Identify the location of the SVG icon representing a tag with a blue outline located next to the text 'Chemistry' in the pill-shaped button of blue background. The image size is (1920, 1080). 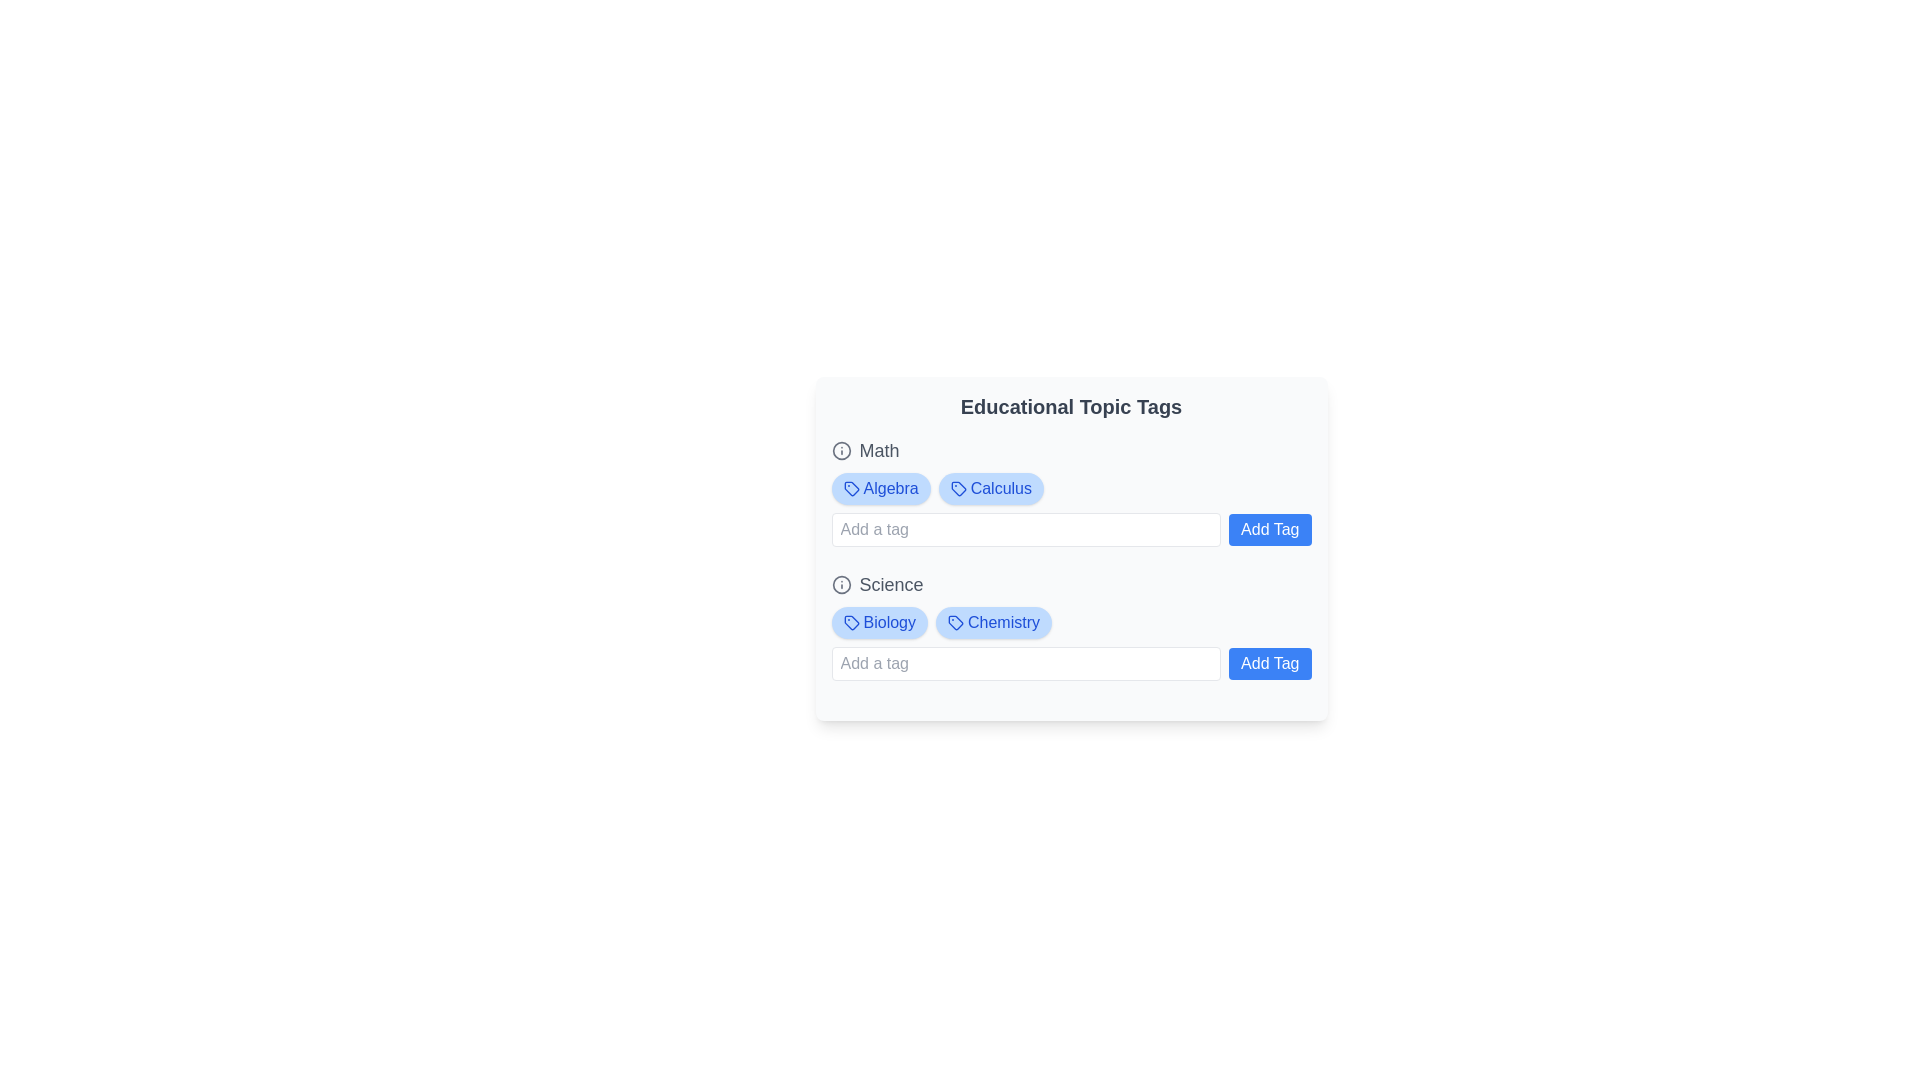
(954, 622).